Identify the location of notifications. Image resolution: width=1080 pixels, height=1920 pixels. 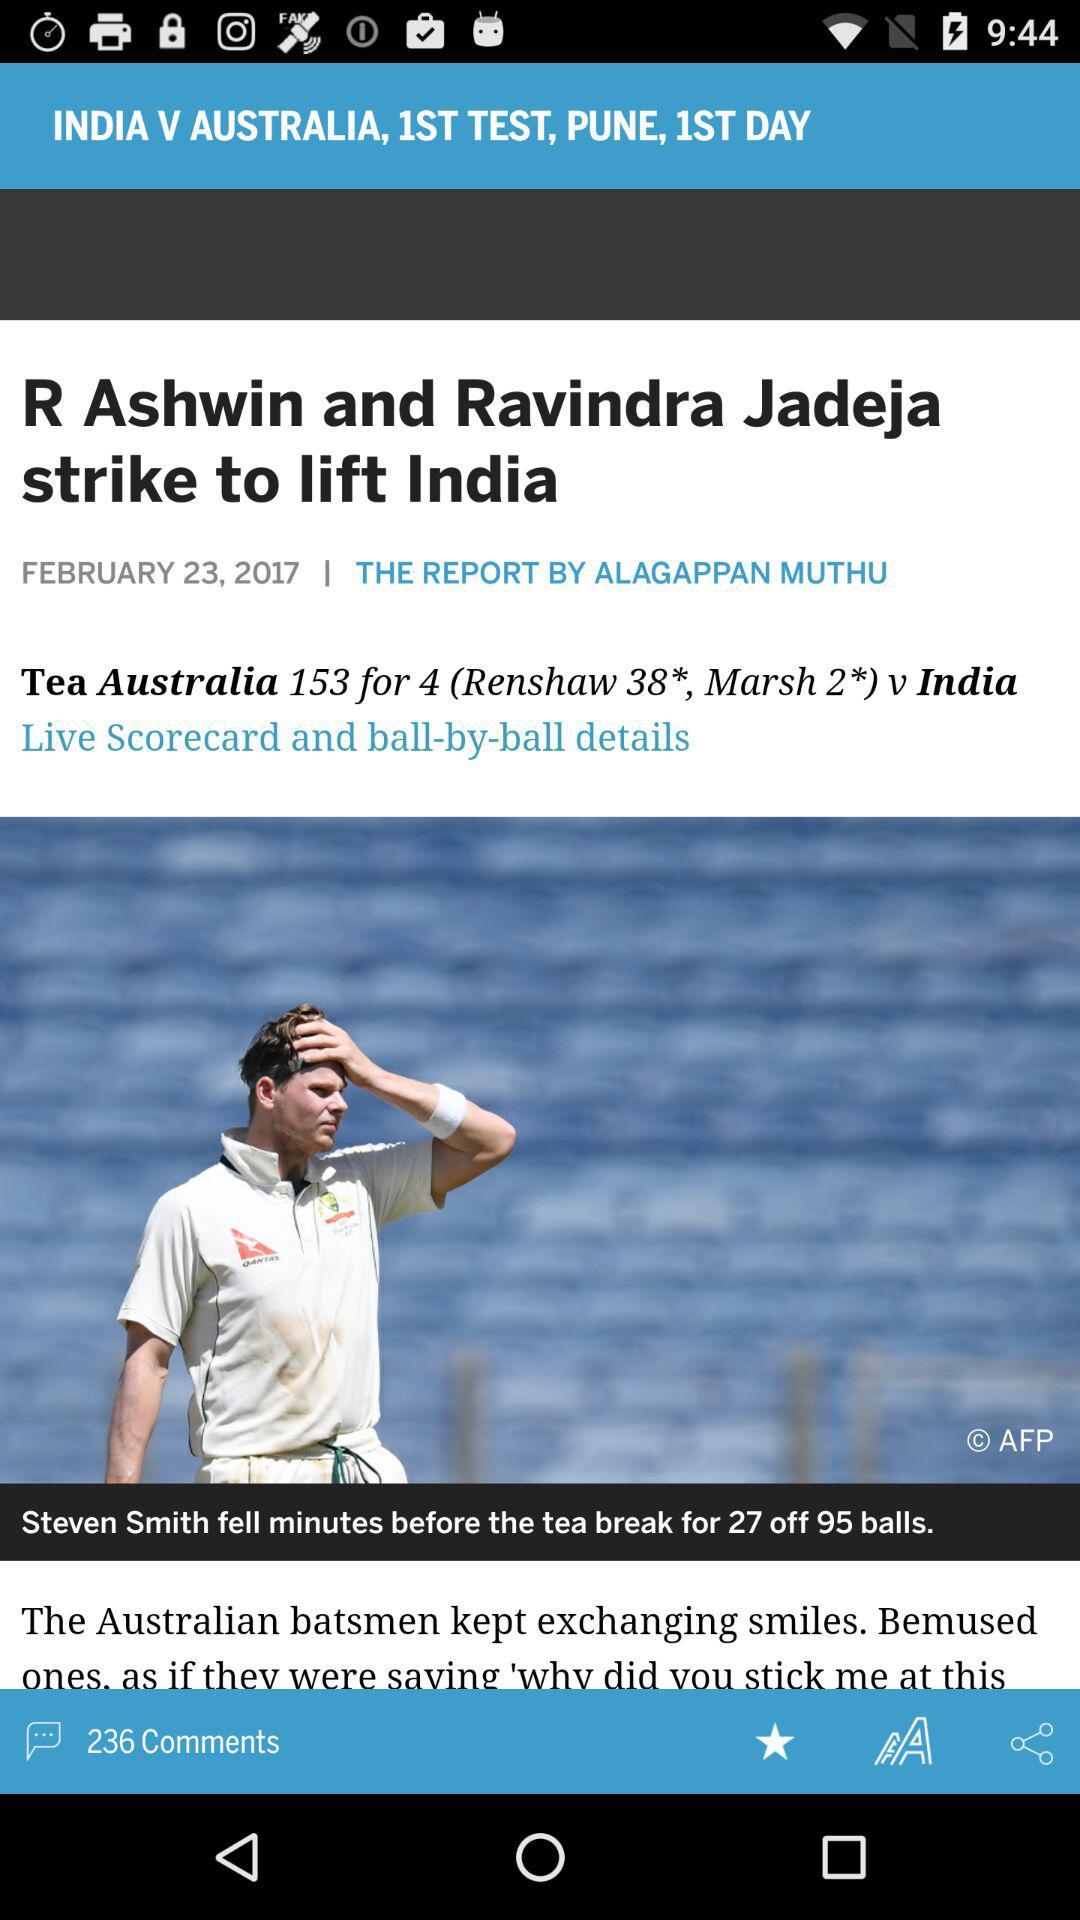
(540, 720).